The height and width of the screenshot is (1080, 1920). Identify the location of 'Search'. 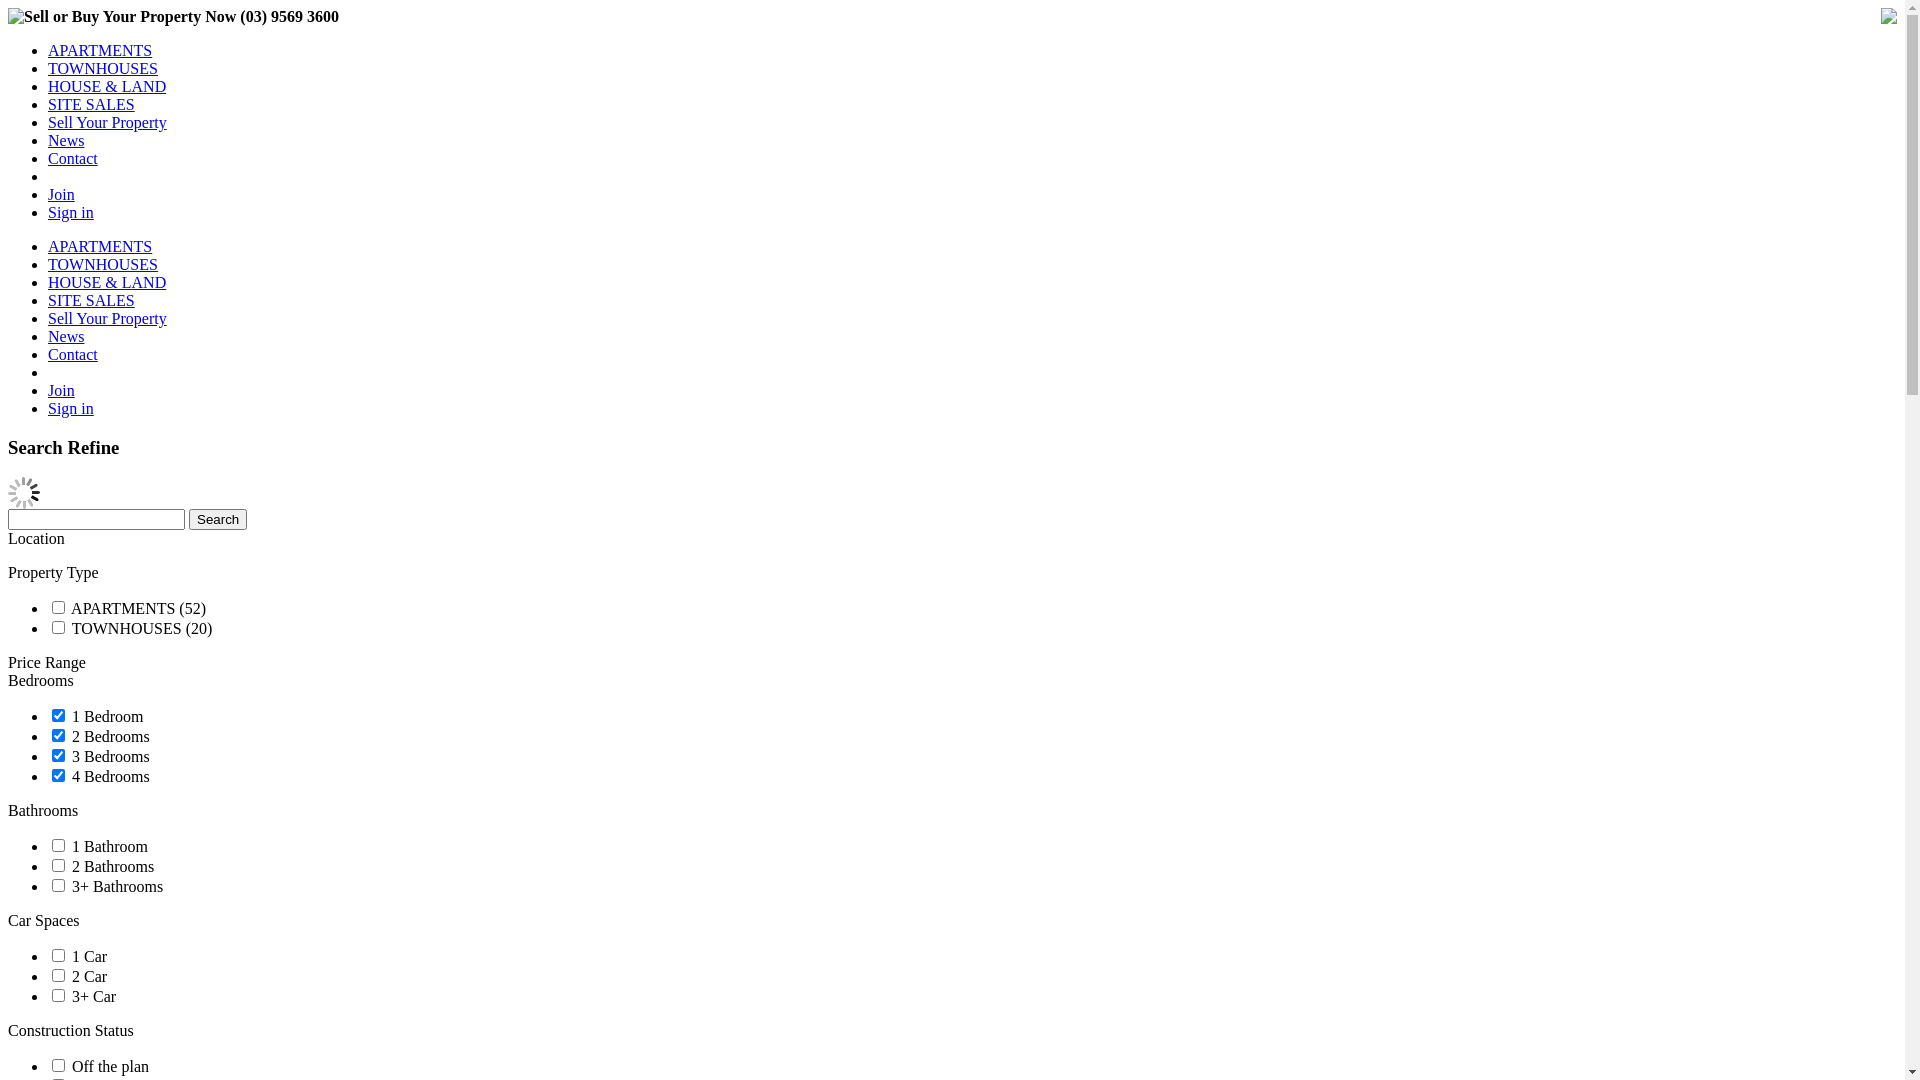
(217, 518).